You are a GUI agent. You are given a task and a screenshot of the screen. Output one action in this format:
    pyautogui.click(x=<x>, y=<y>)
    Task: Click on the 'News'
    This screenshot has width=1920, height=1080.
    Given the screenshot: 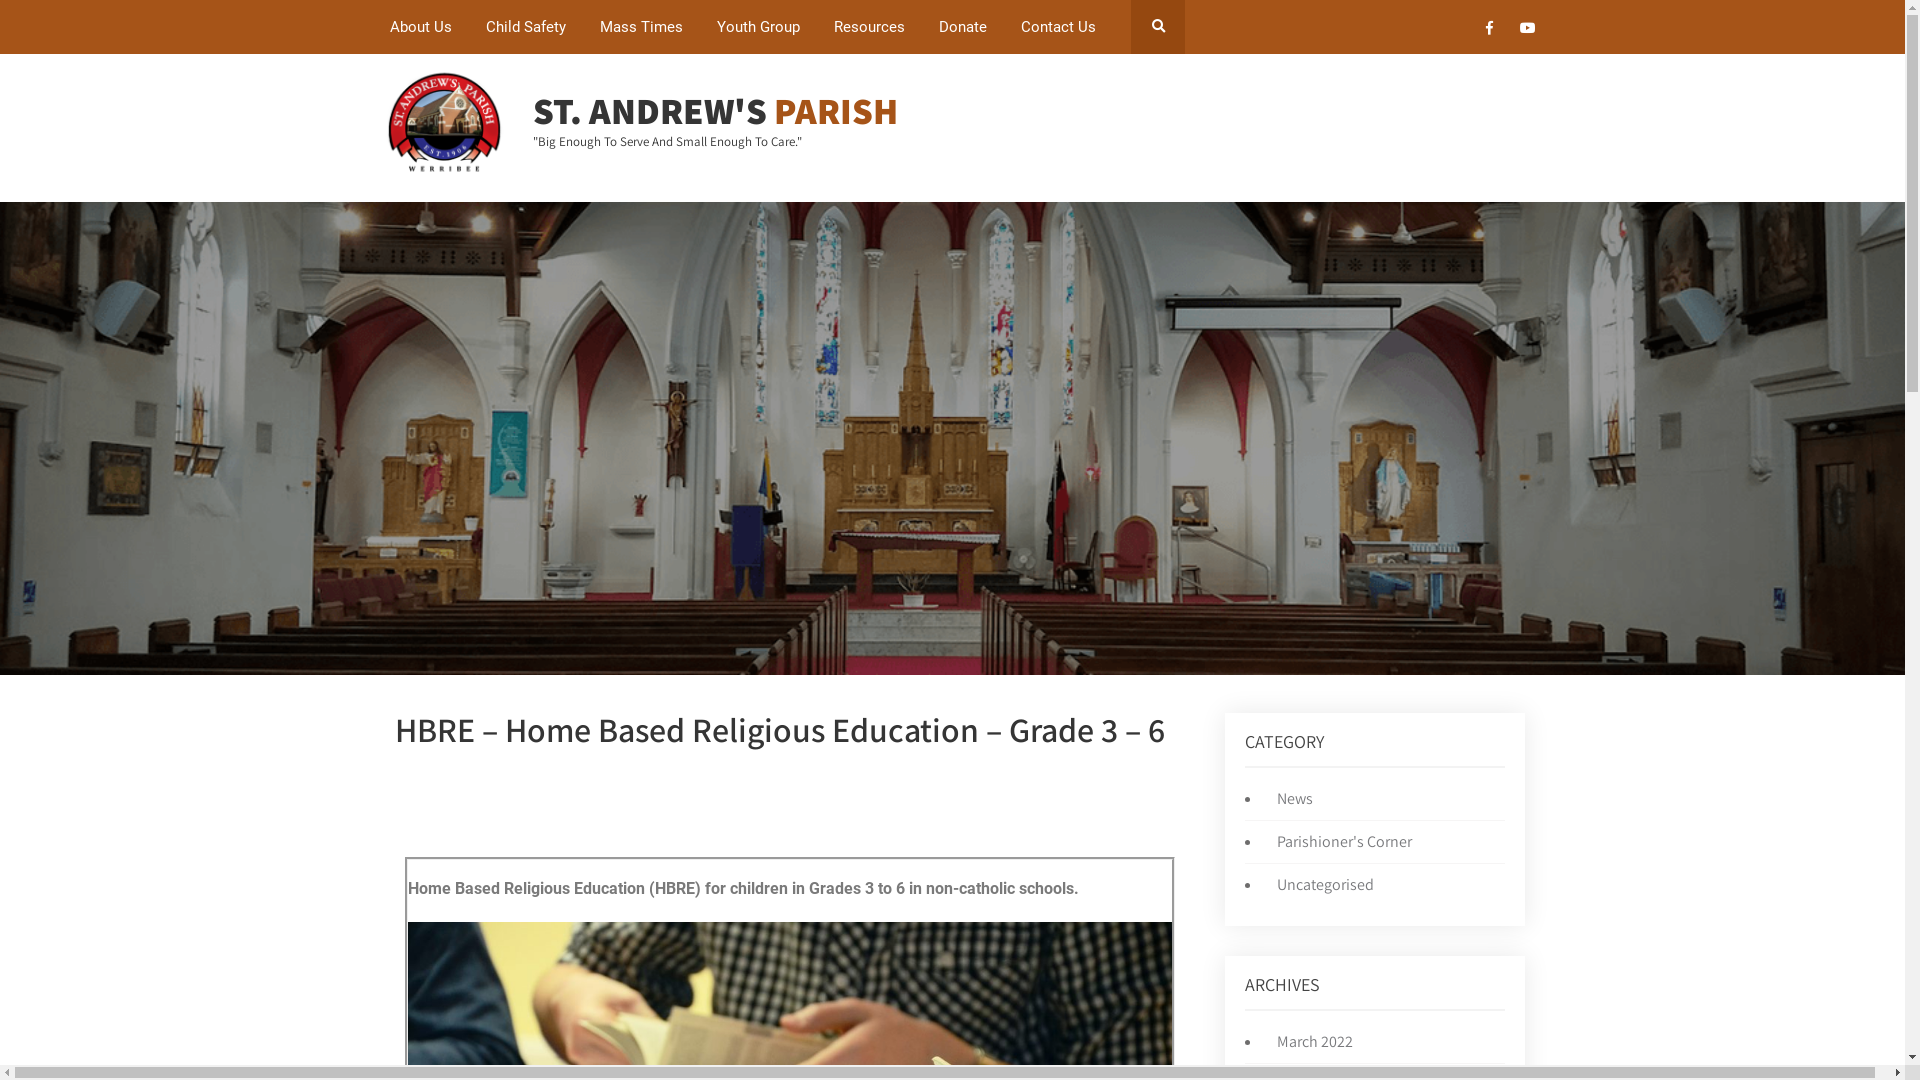 What is the action you would take?
    pyautogui.click(x=1290, y=797)
    